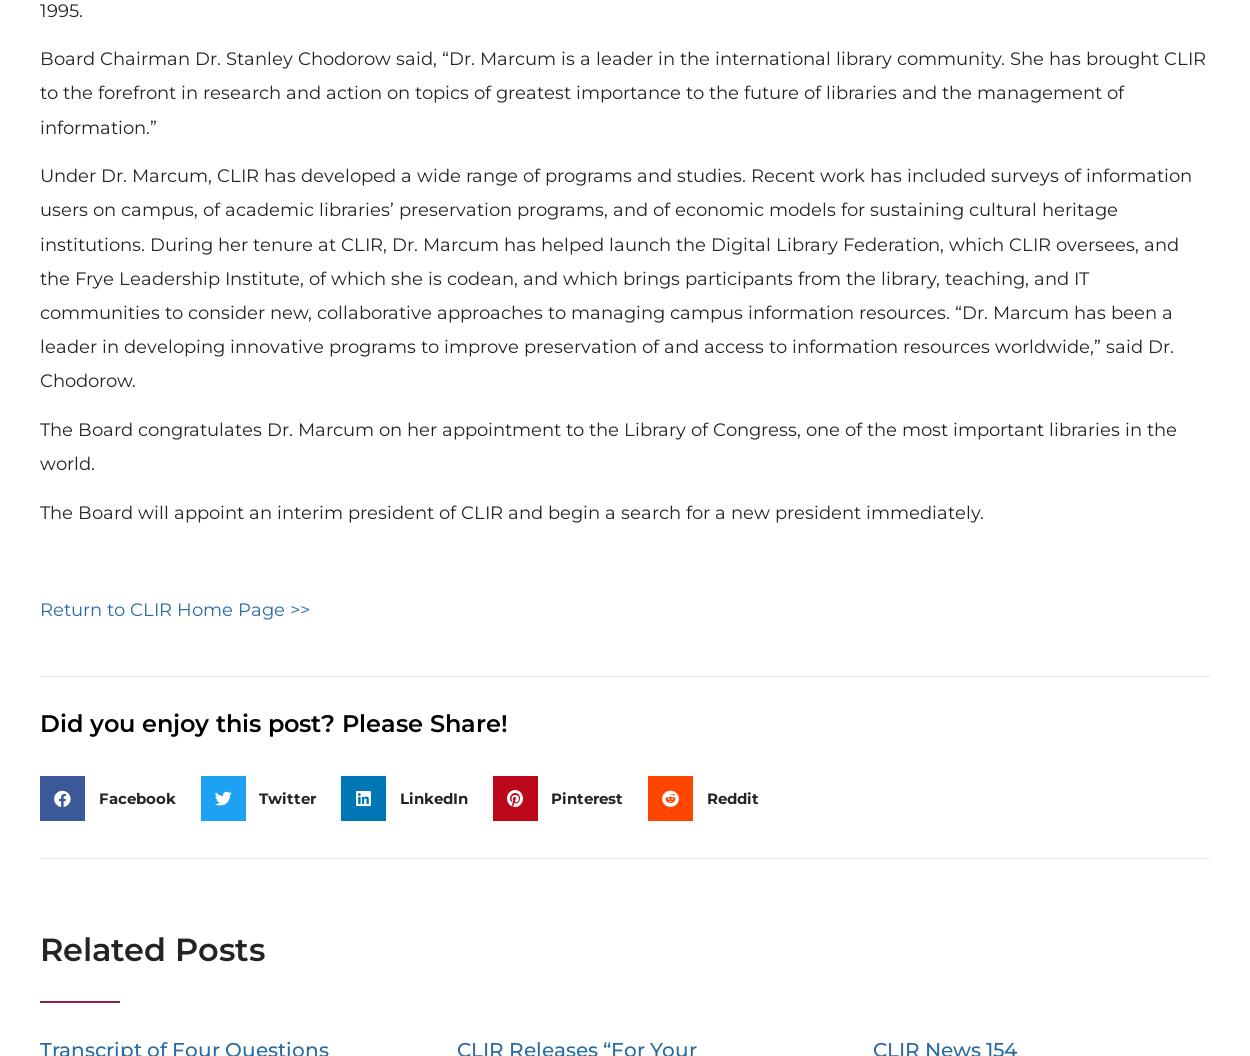 Image resolution: width=1250 pixels, height=1056 pixels. I want to click on 'LinkedIn', so click(399, 797).